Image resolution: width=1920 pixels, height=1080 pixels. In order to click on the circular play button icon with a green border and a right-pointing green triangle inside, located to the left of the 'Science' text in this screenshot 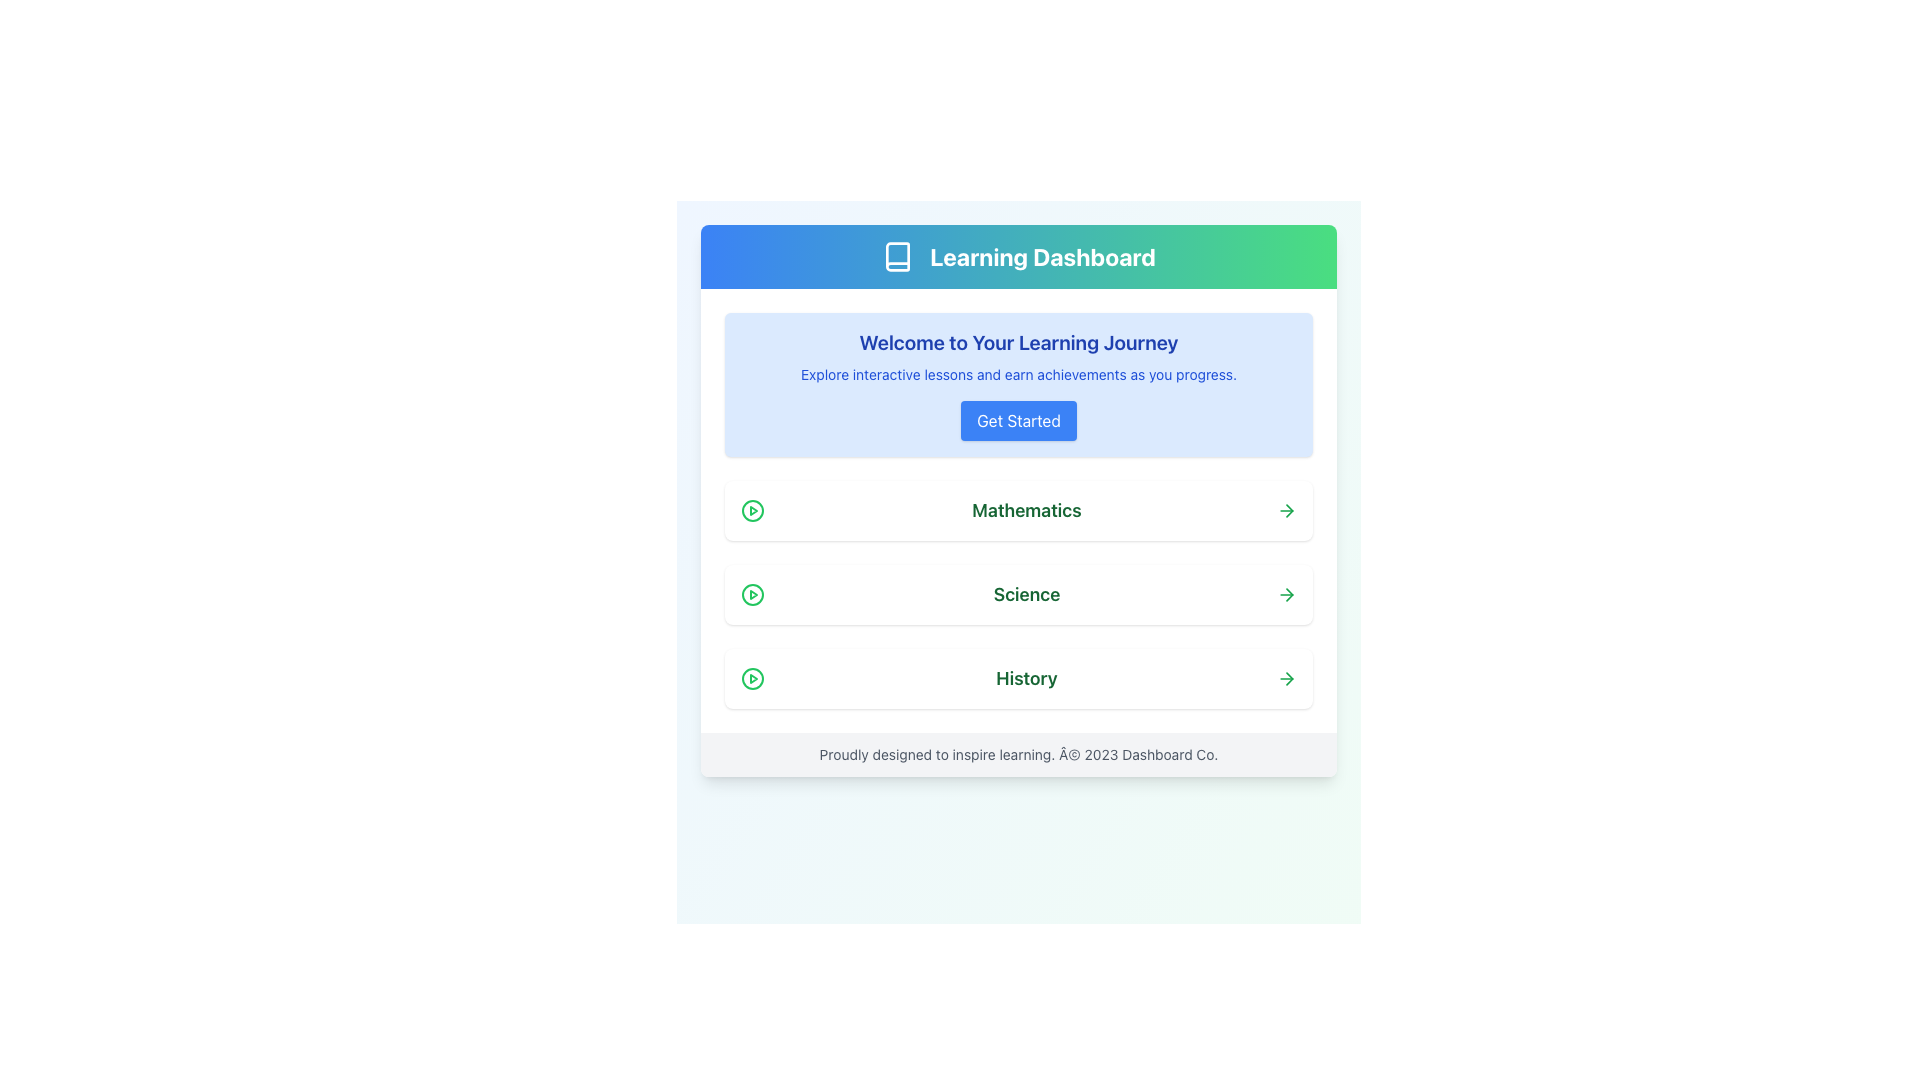, I will do `click(752, 593)`.